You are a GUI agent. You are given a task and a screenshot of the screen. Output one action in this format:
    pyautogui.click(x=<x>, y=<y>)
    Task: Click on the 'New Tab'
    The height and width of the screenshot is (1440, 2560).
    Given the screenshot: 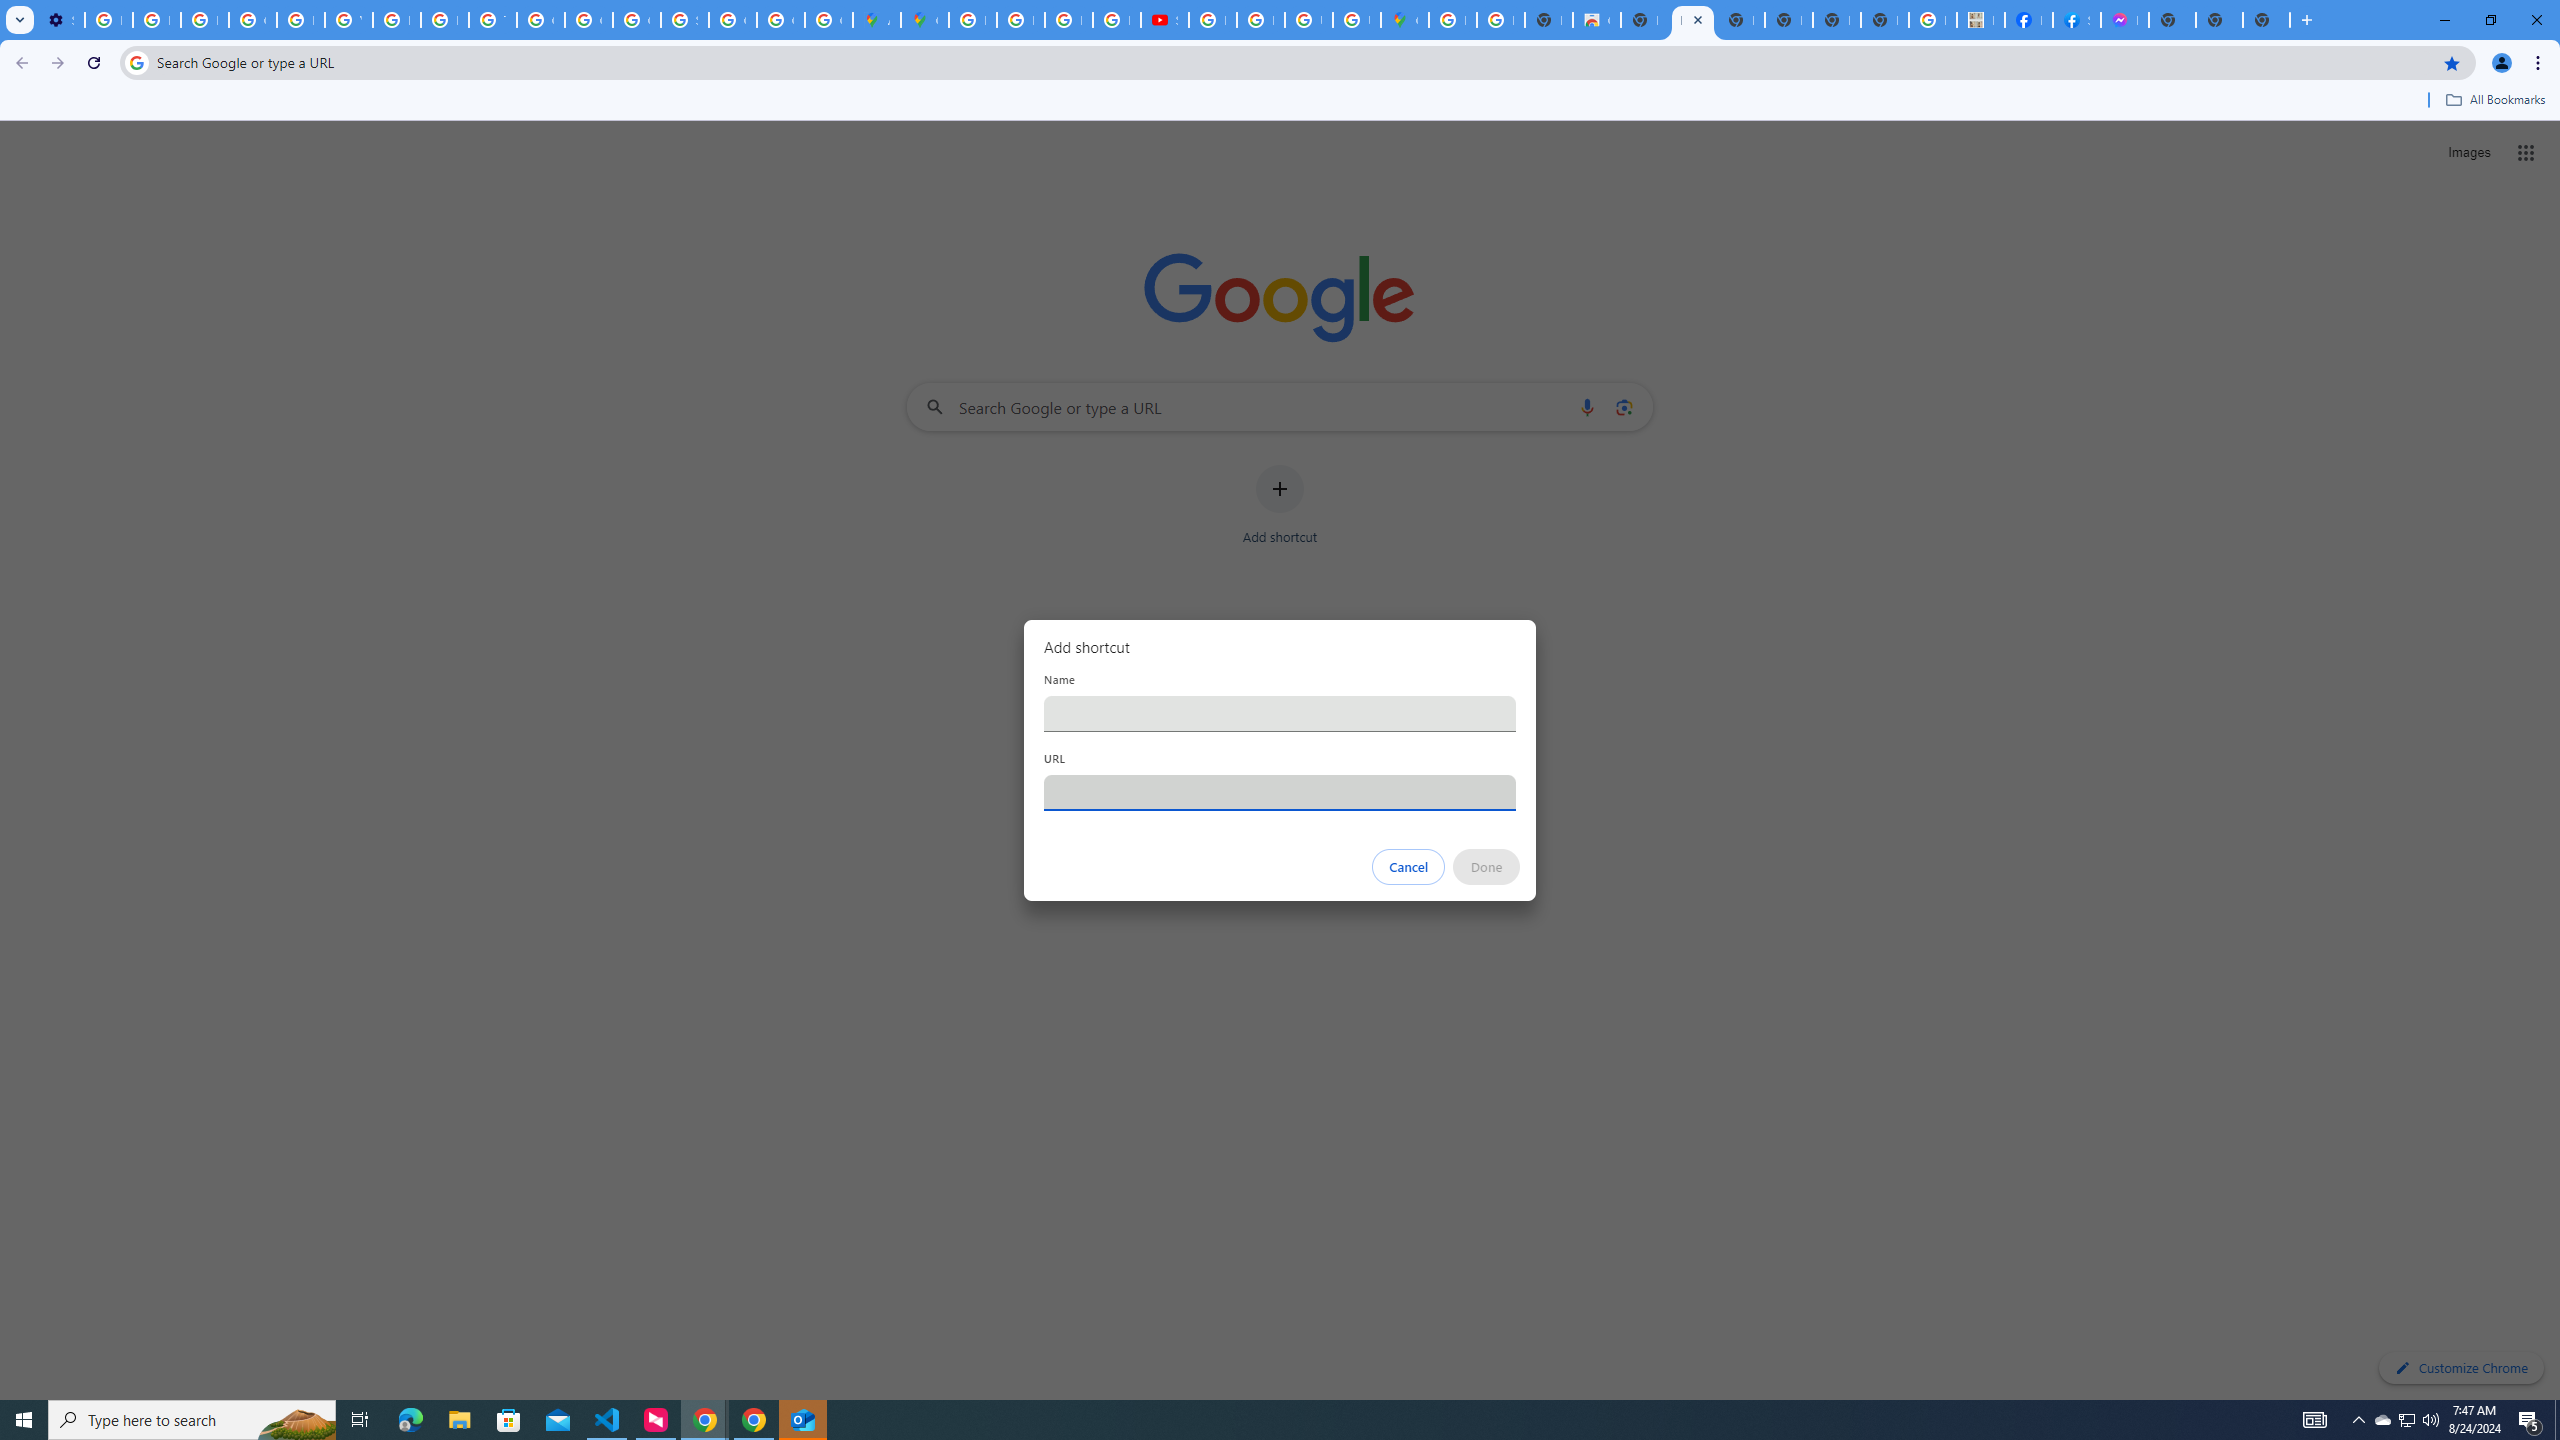 What is the action you would take?
    pyautogui.click(x=2266, y=19)
    